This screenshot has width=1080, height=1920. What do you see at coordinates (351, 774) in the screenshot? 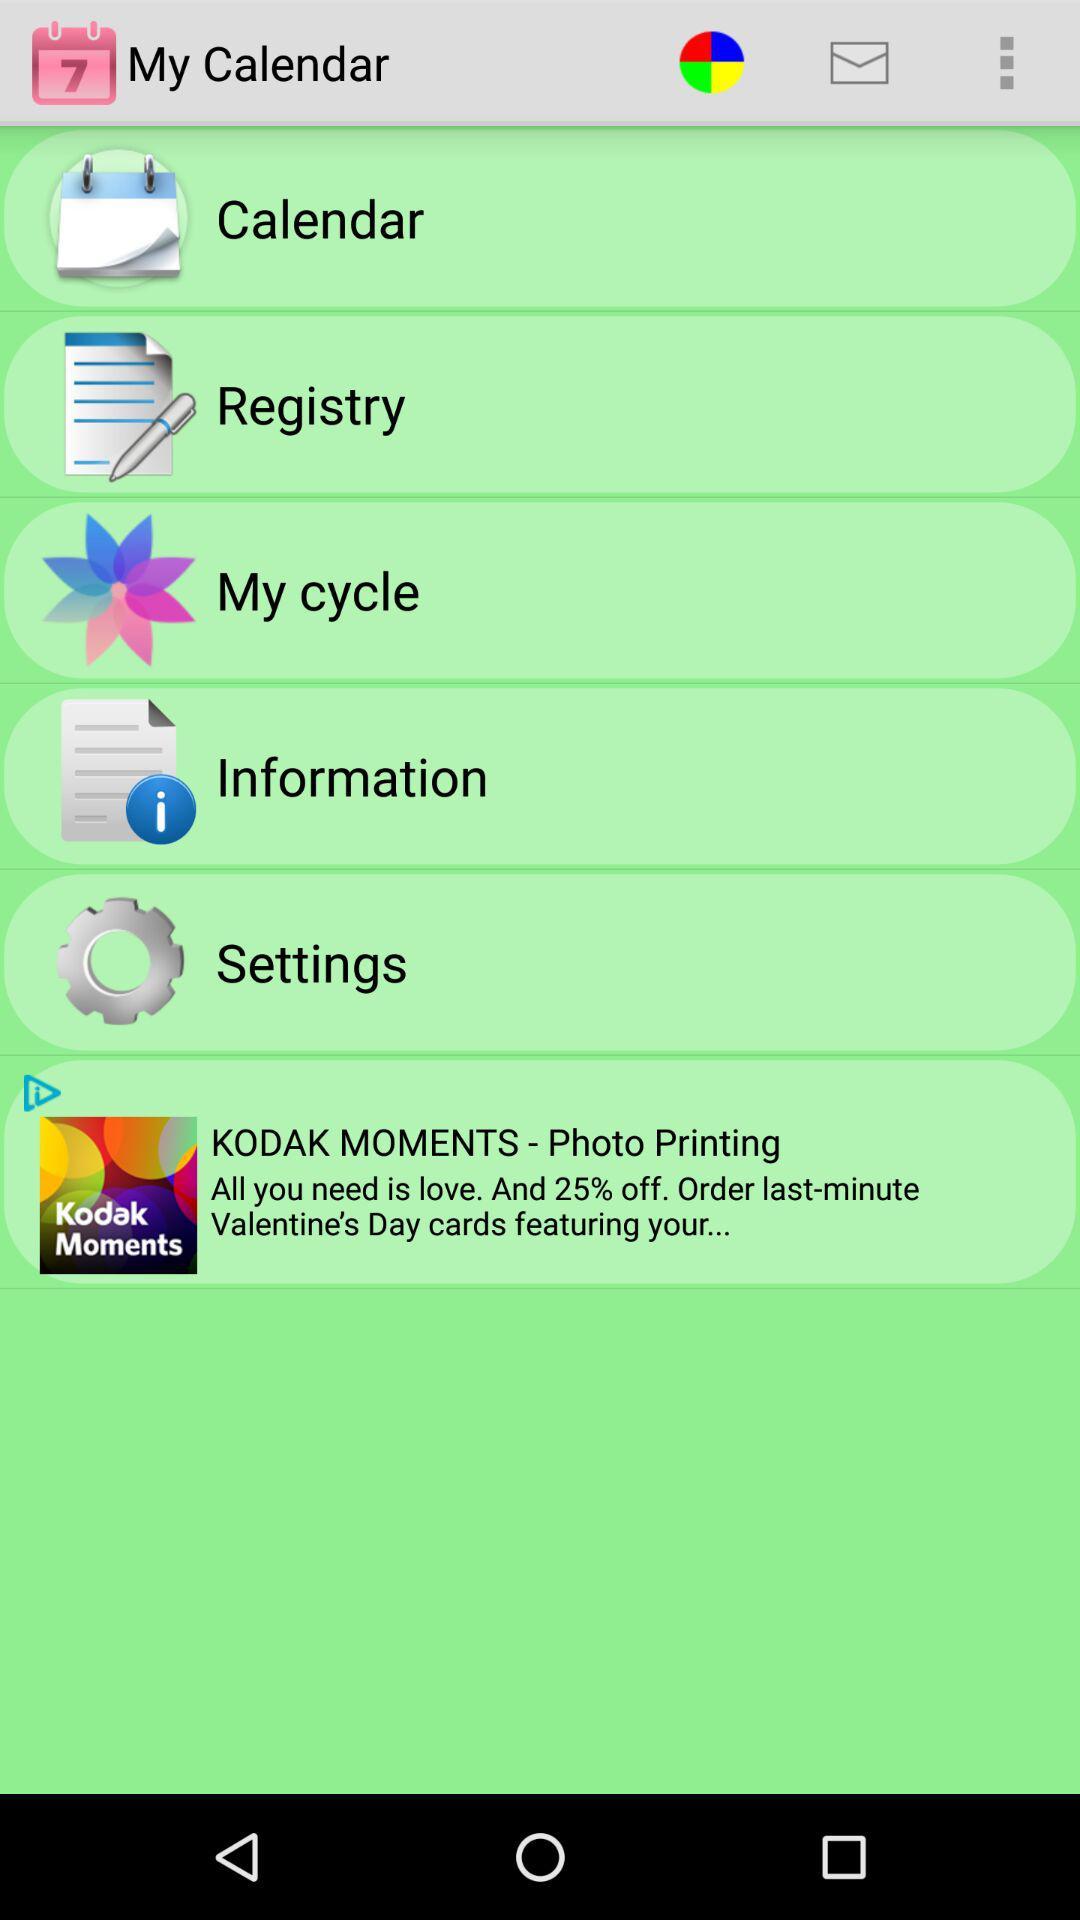
I see `item above the settings item` at bounding box center [351, 774].